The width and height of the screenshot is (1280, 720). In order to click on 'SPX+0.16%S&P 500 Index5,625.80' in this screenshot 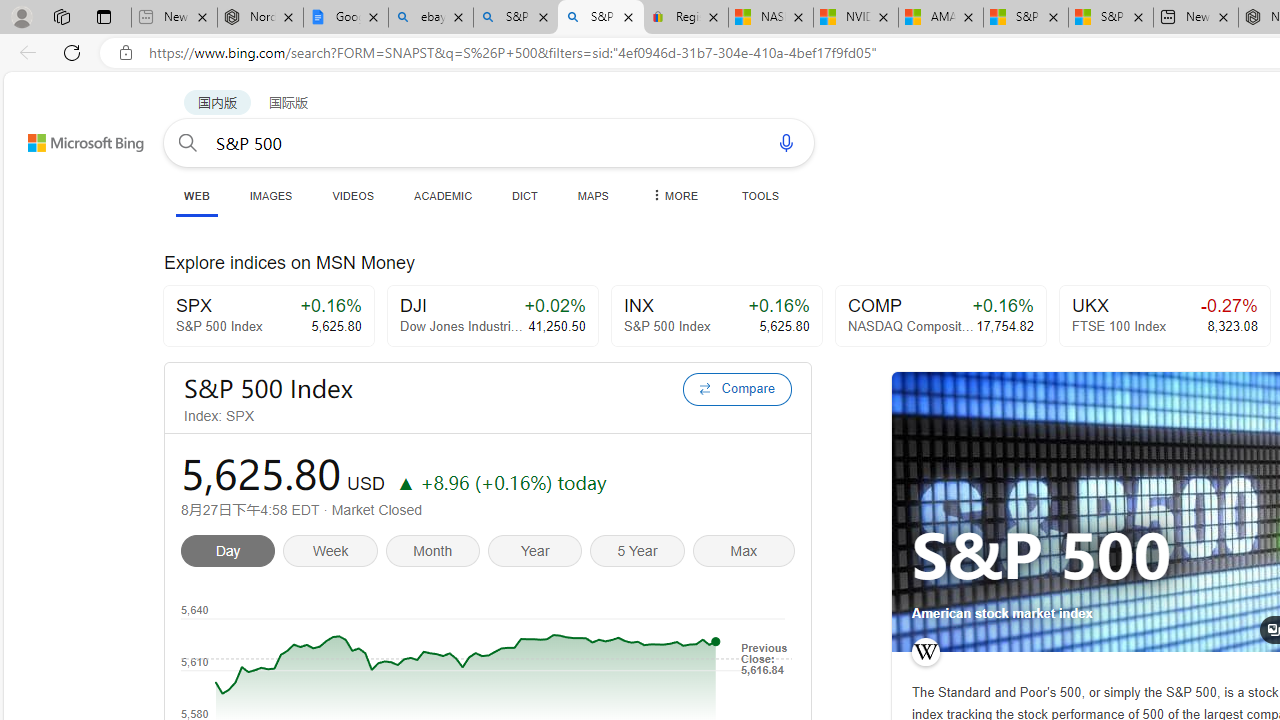, I will do `click(267, 315)`.